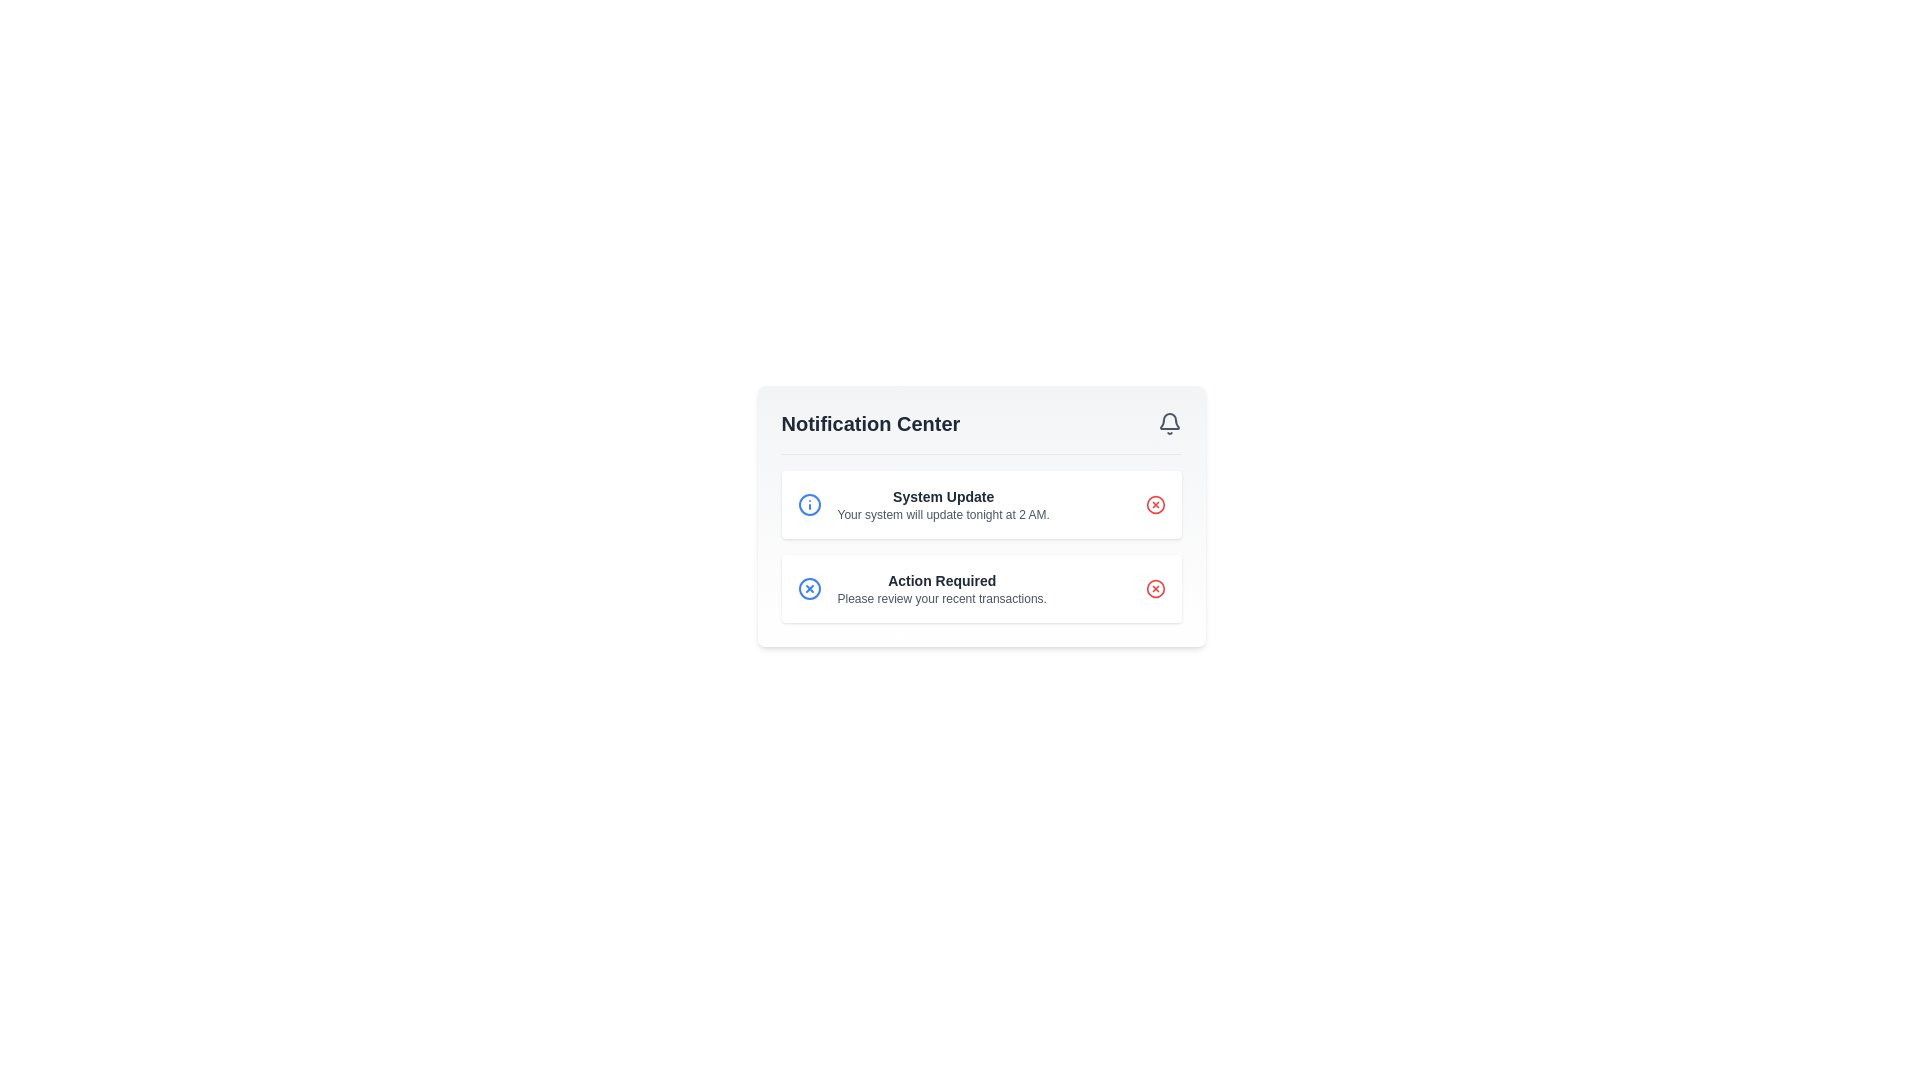 This screenshot has width=1920, height=1080. Describe the element at coordinates (1169, 423) in the screenshot. I see `the bell icon located at the far right end of the header area, adjacent to the 'Notification Center' text` at that location.